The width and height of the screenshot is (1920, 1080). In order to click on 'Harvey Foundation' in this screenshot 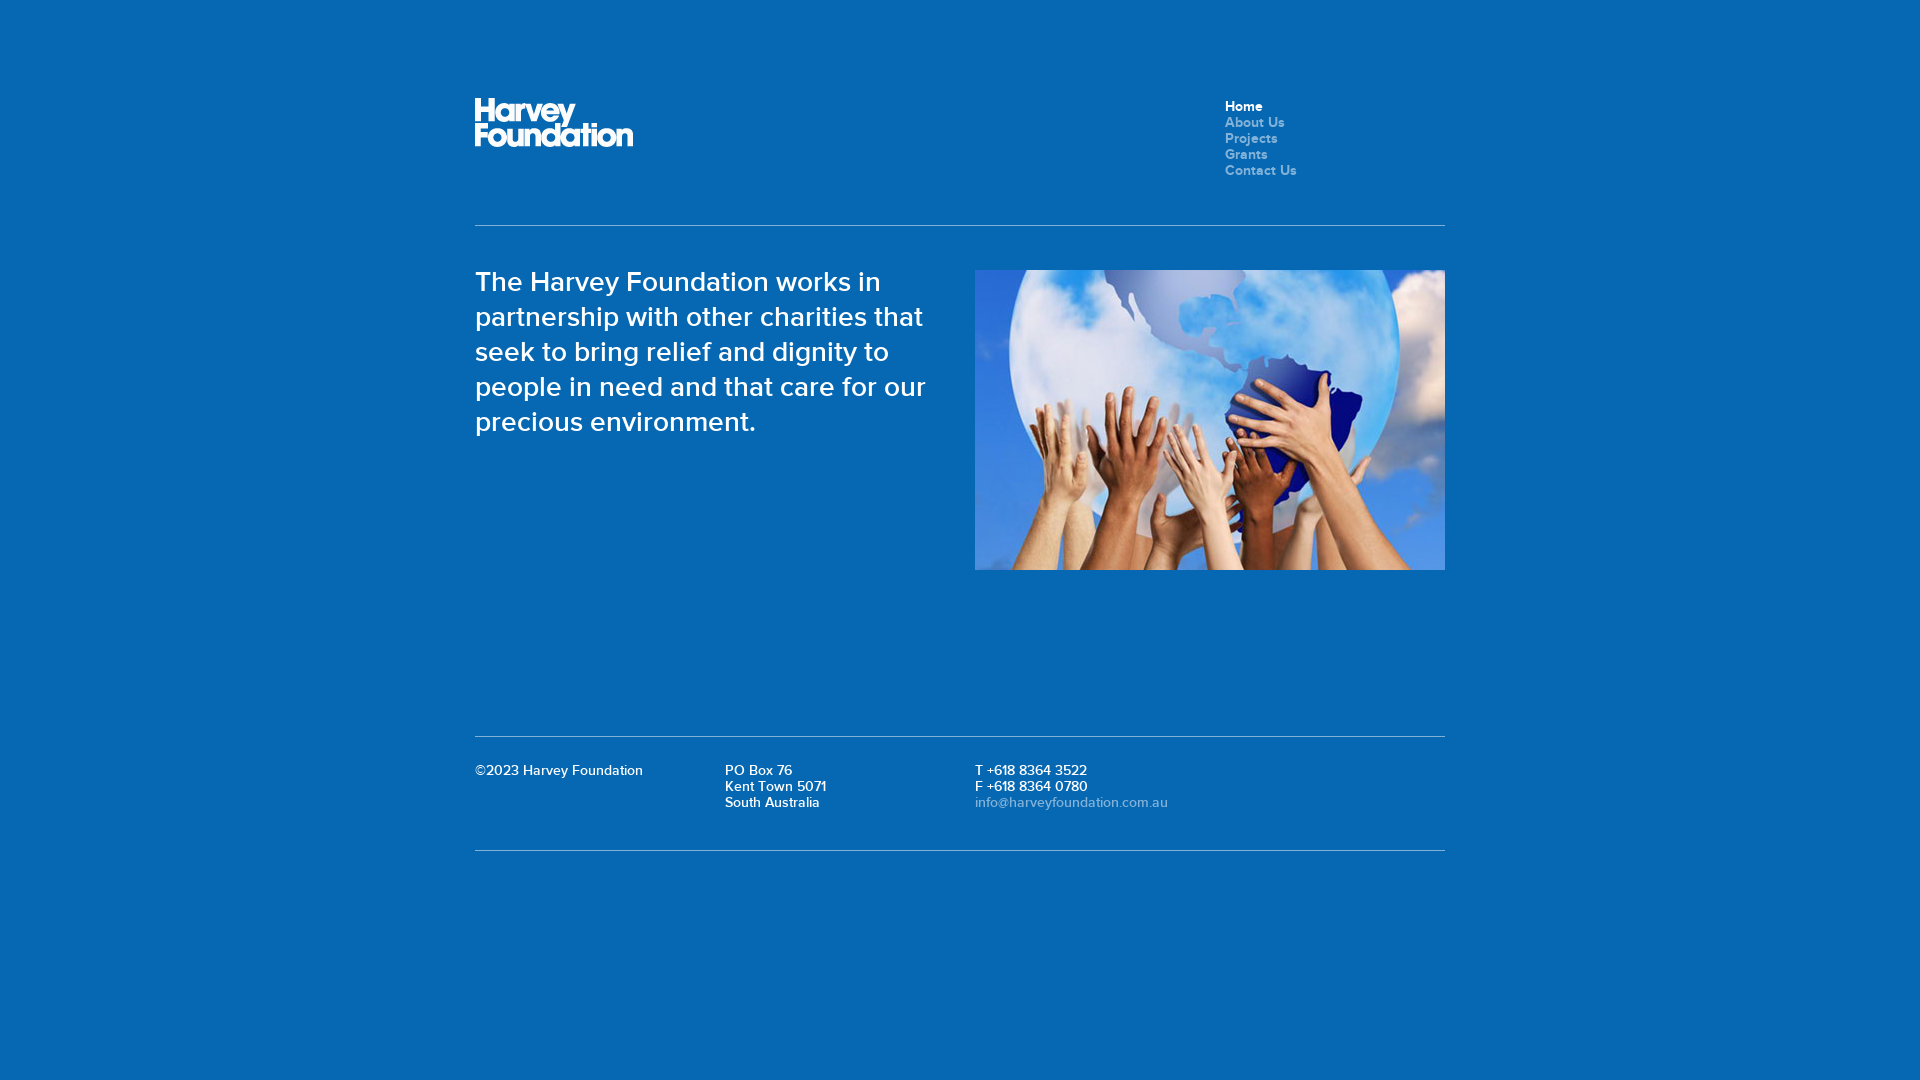, I will do `click(553, 122)`.